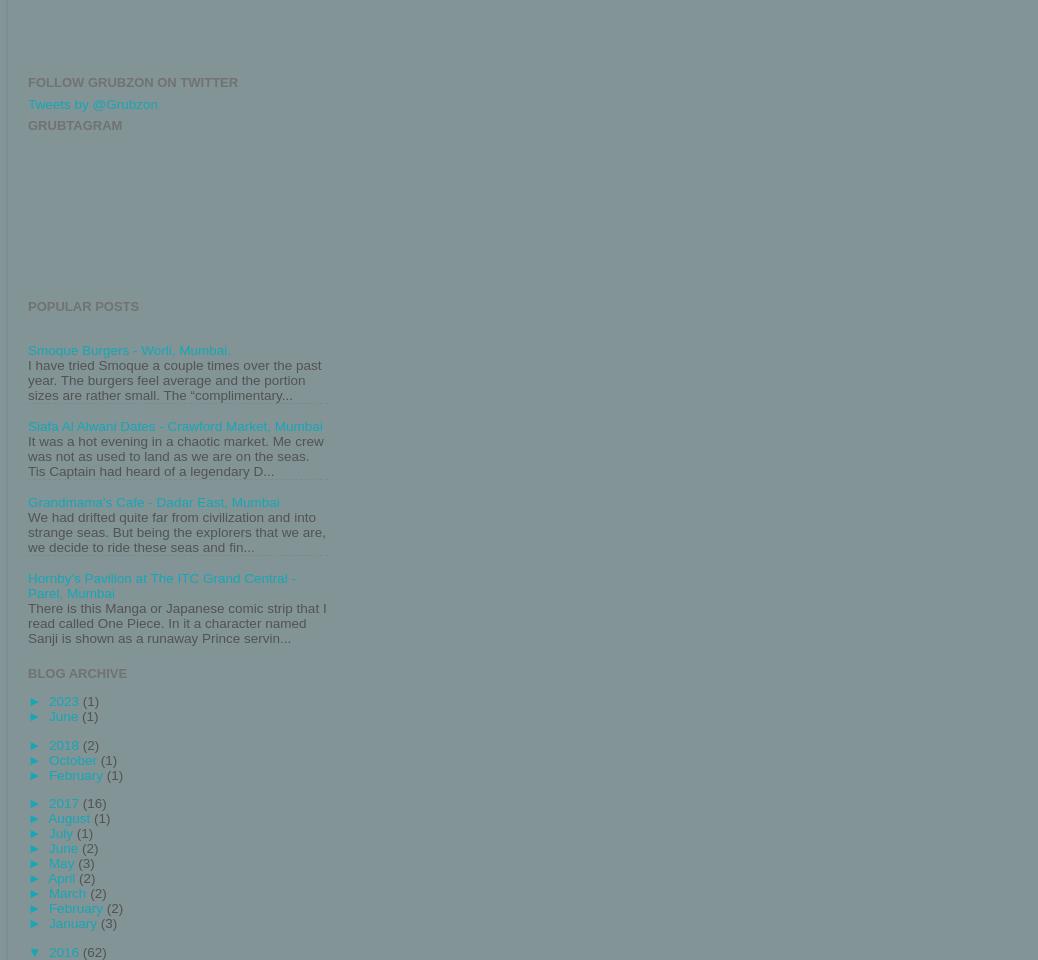  Describe the element at coordinates (76, 672) in the screenshot. I see `'Blog Archive'` at that location.